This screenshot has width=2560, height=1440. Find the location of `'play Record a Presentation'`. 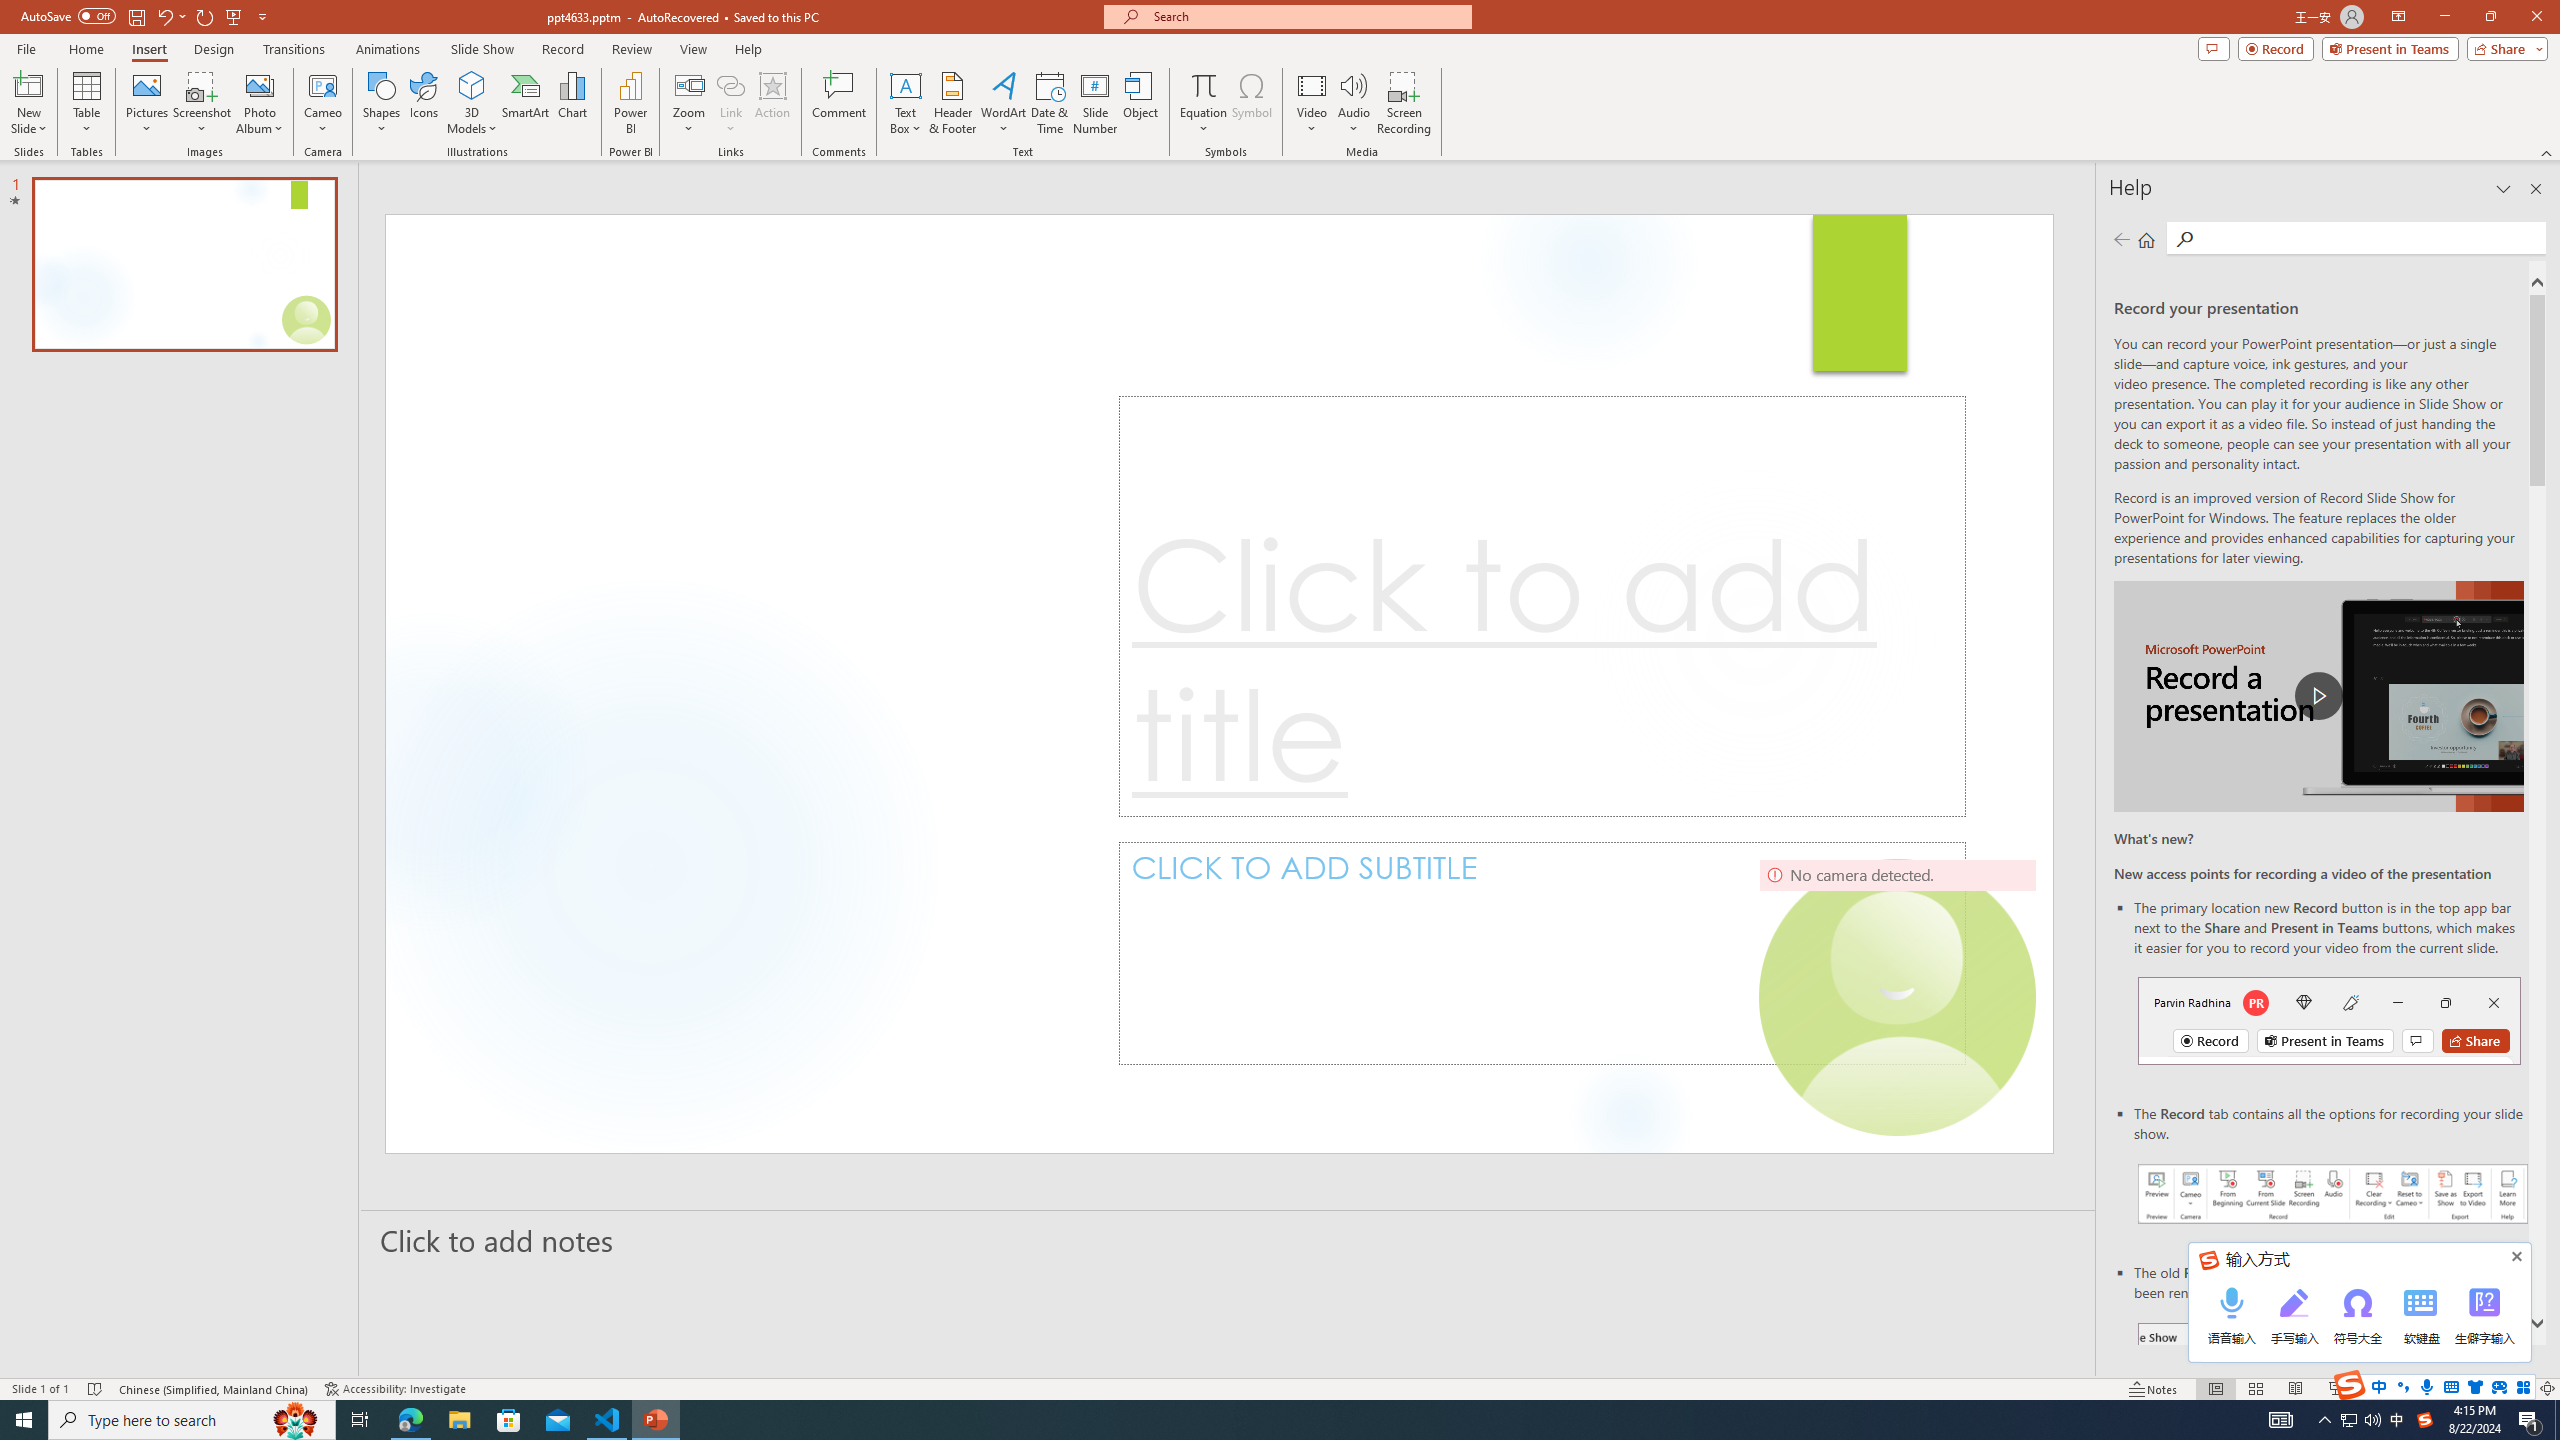

'play Record a Presentation' is located at coordinates (2318, 696).